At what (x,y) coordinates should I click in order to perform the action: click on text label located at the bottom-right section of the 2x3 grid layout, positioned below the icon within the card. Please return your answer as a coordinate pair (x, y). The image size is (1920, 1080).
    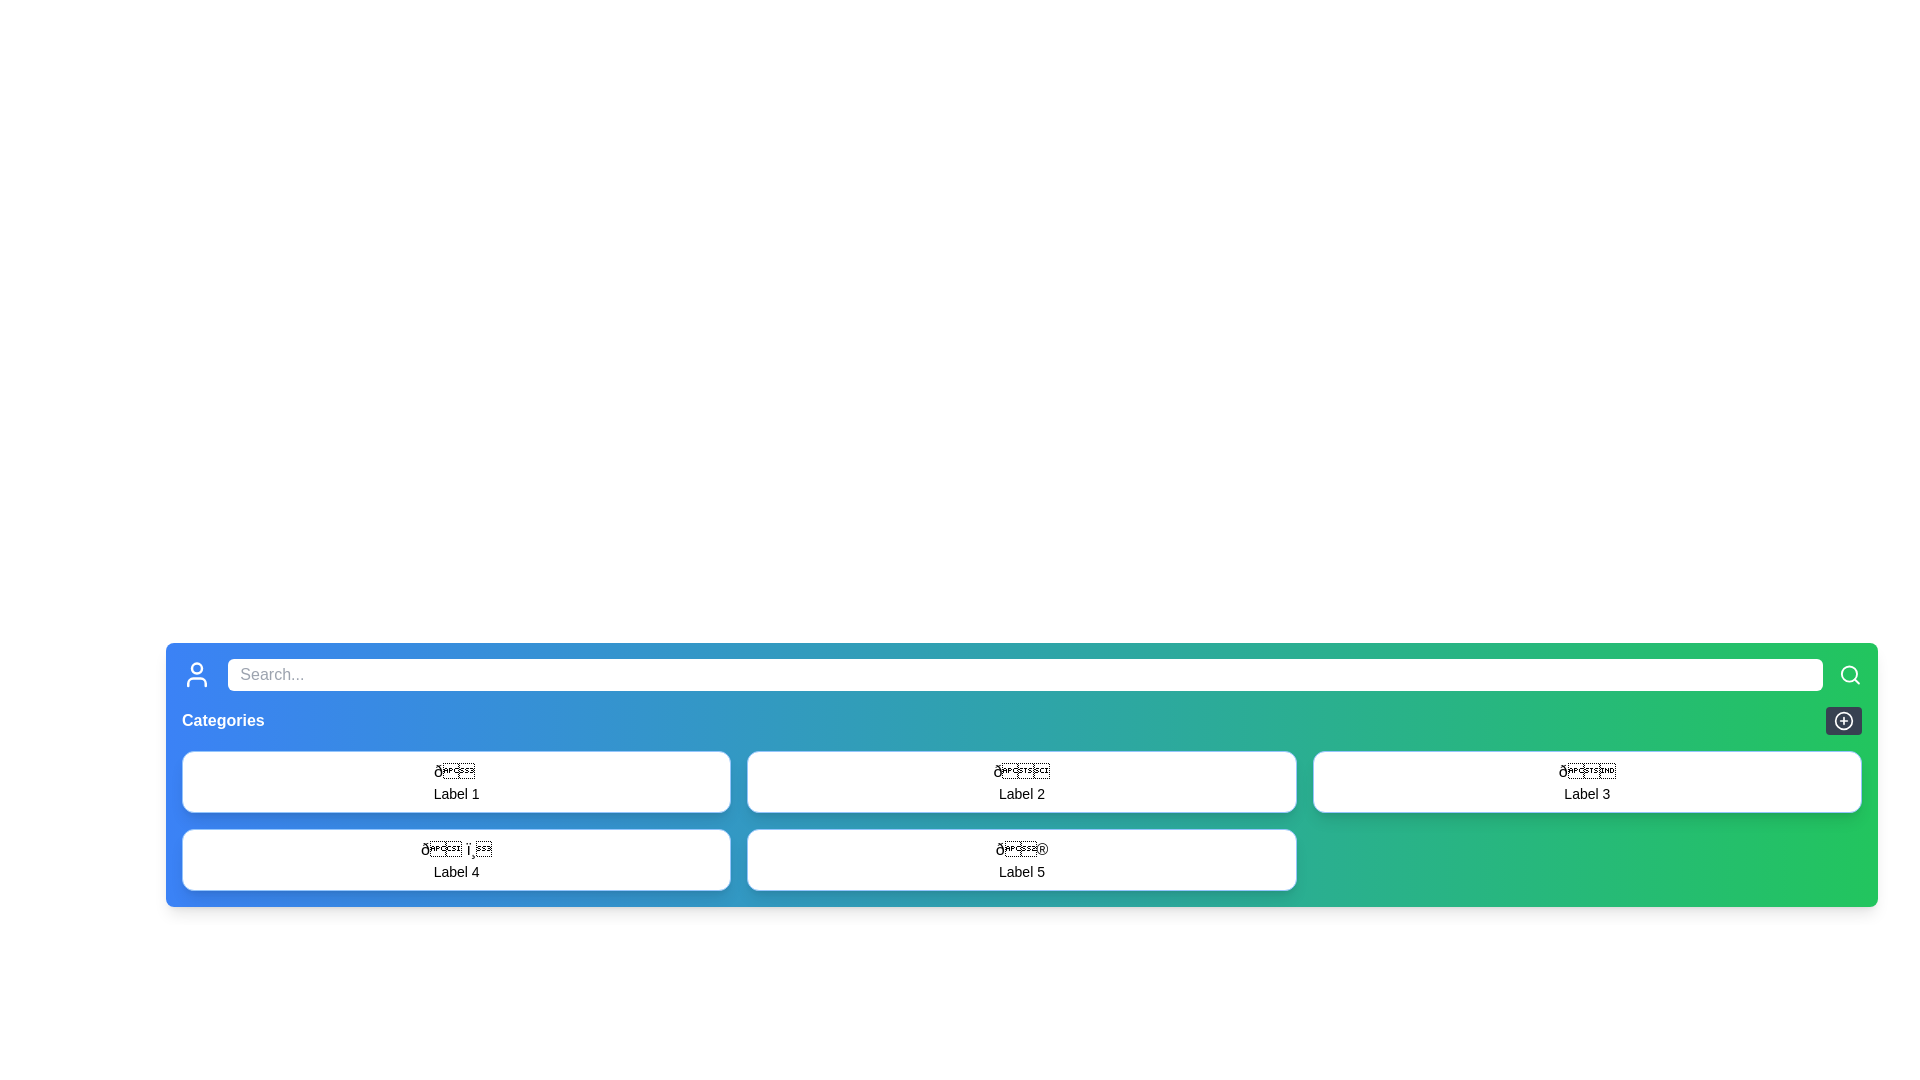
    Looking at the image, I should click on (1586, 793).